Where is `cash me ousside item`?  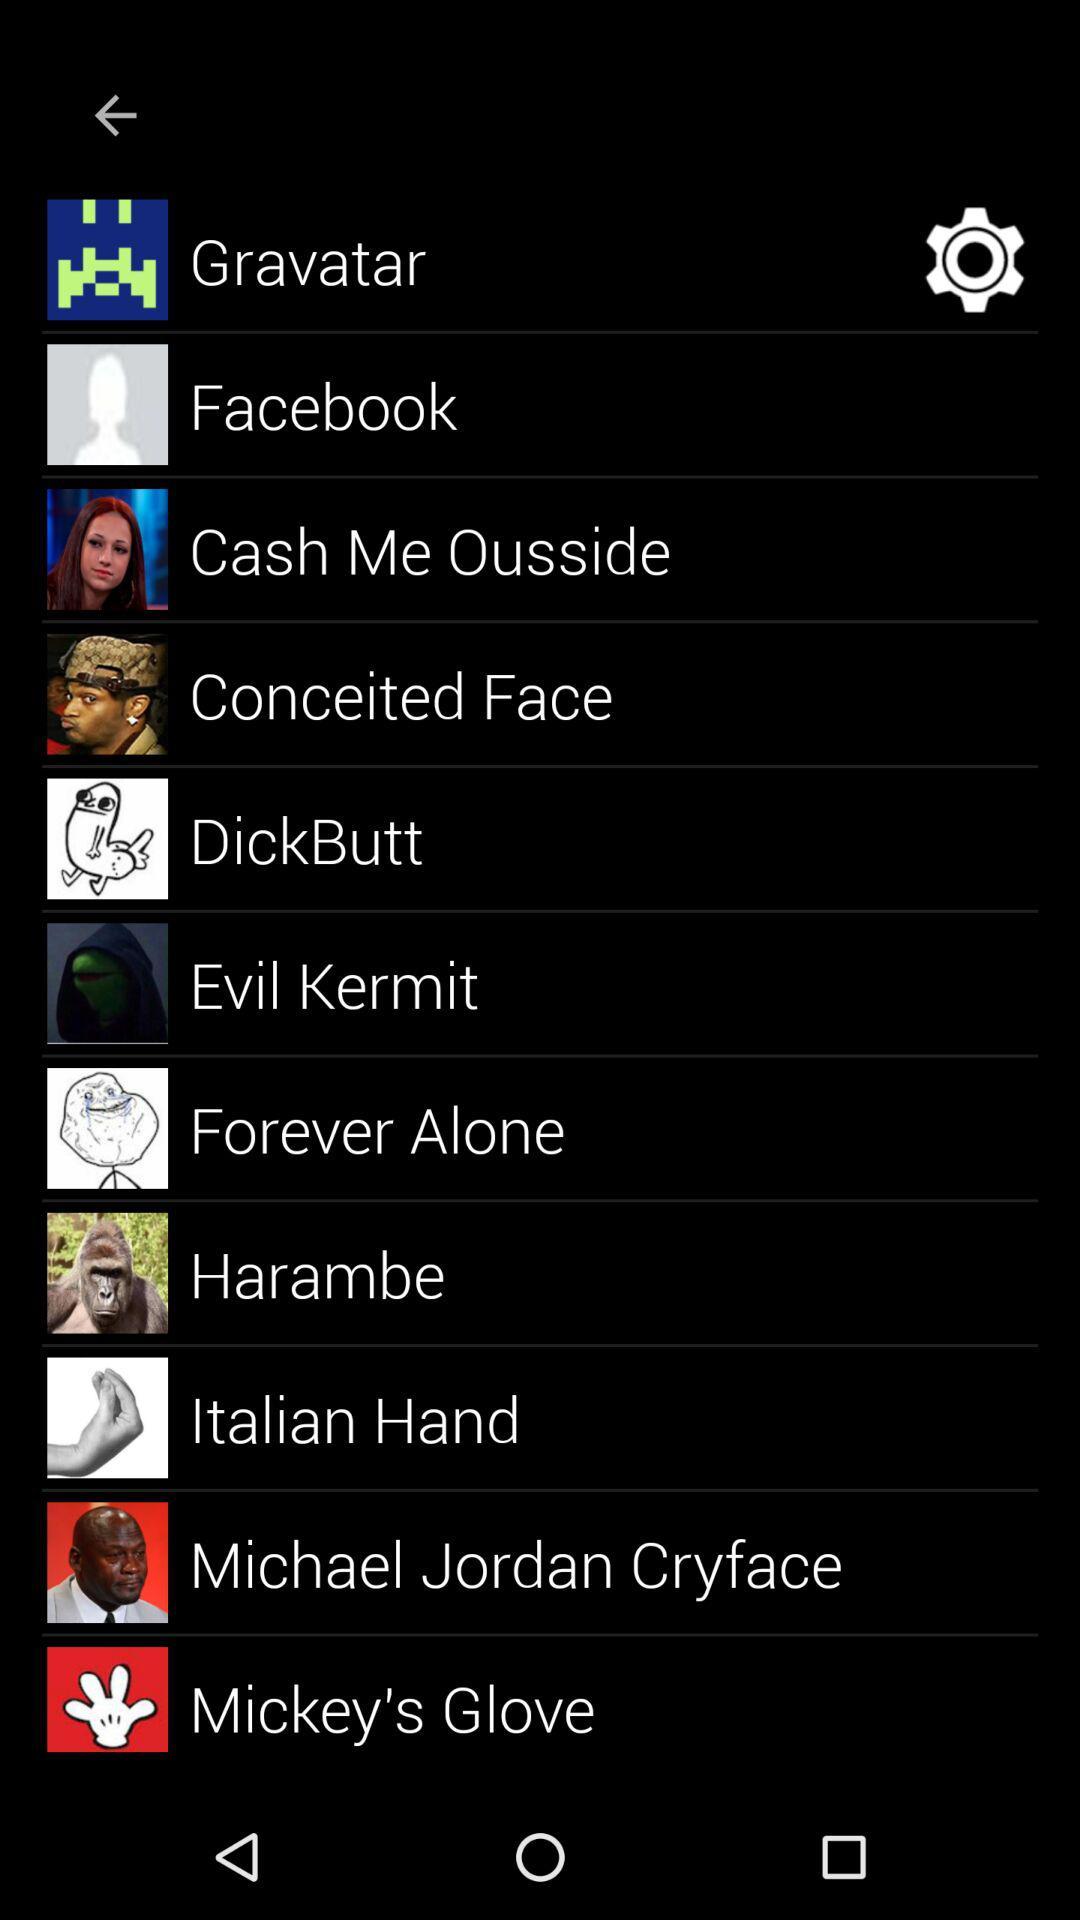
cash me ousside item is located at coordinates (453, 549).